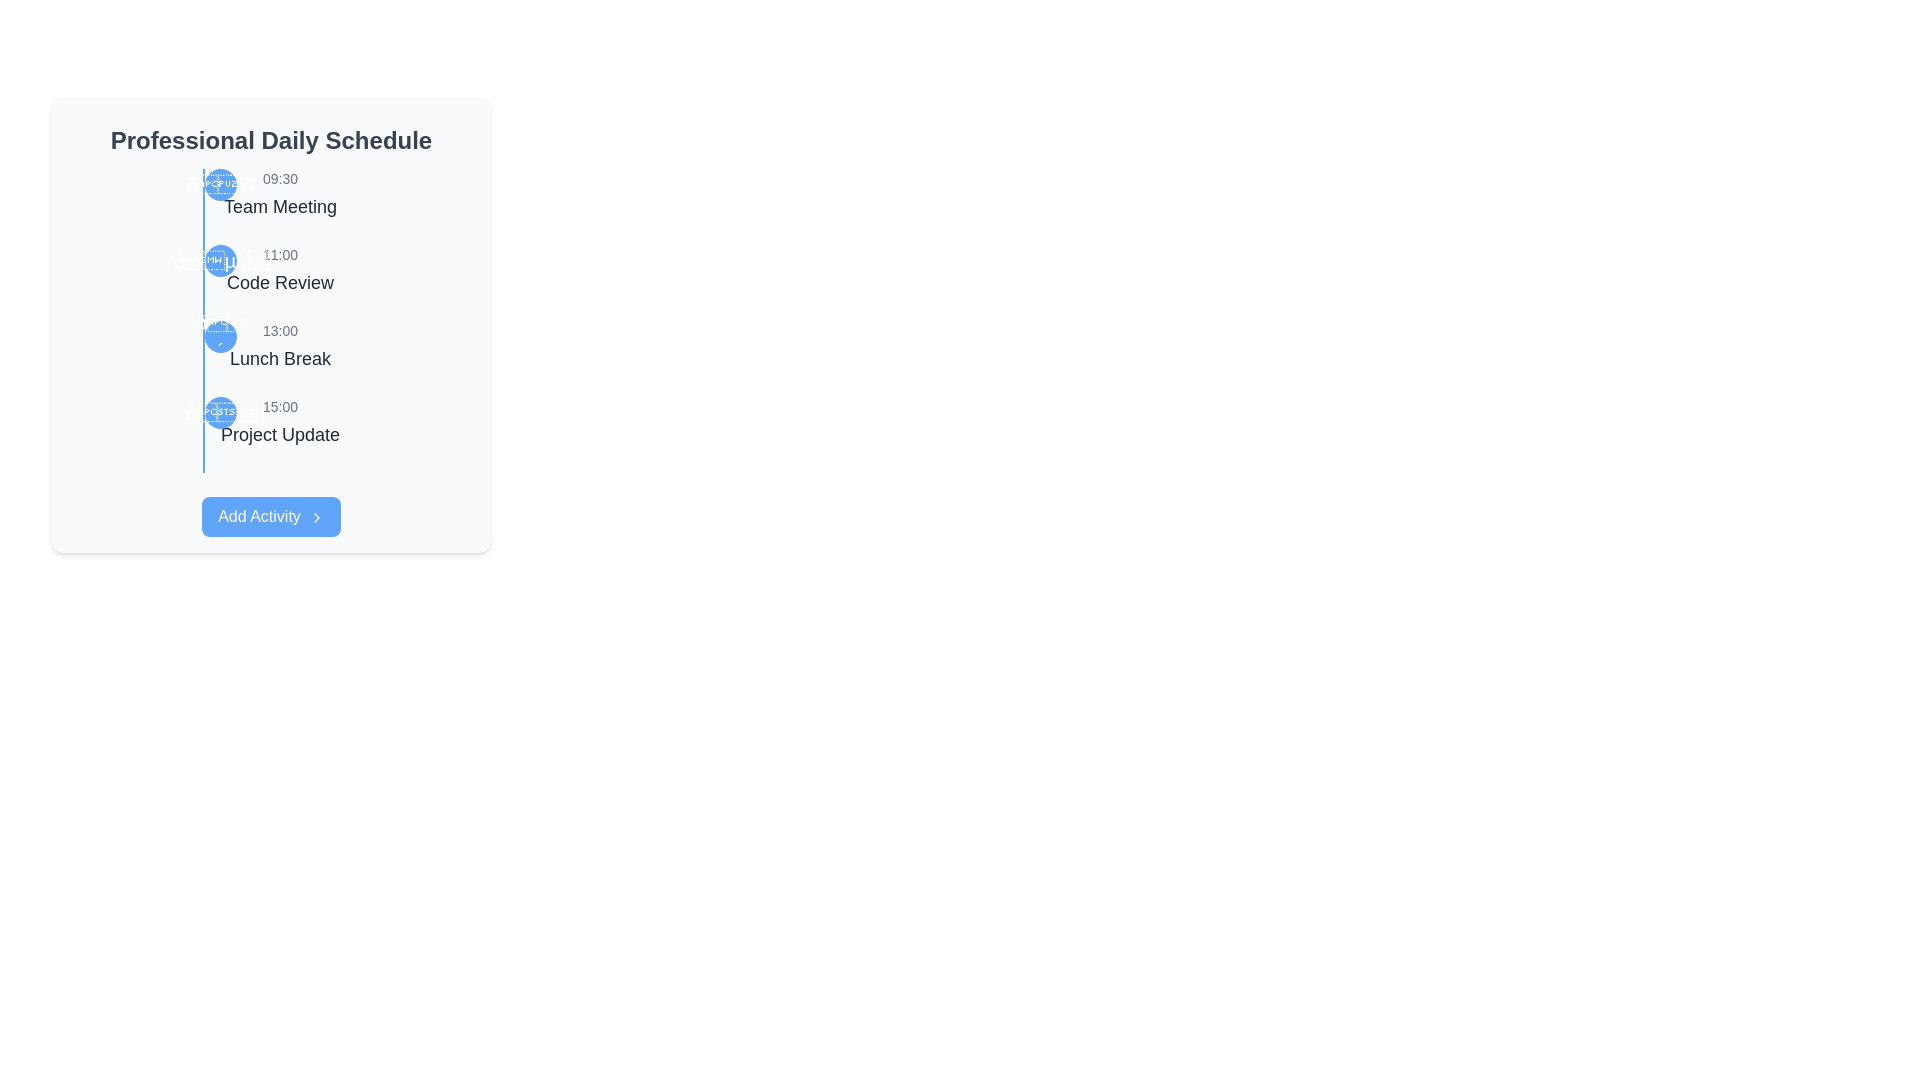 The image size is (1920, 1080). Describe the element at coordinates (279, 253) in the screenshot. I see `the text element displaying '11:00', which is styled in gray and is the second entry in a vertical schedule list` at that location.